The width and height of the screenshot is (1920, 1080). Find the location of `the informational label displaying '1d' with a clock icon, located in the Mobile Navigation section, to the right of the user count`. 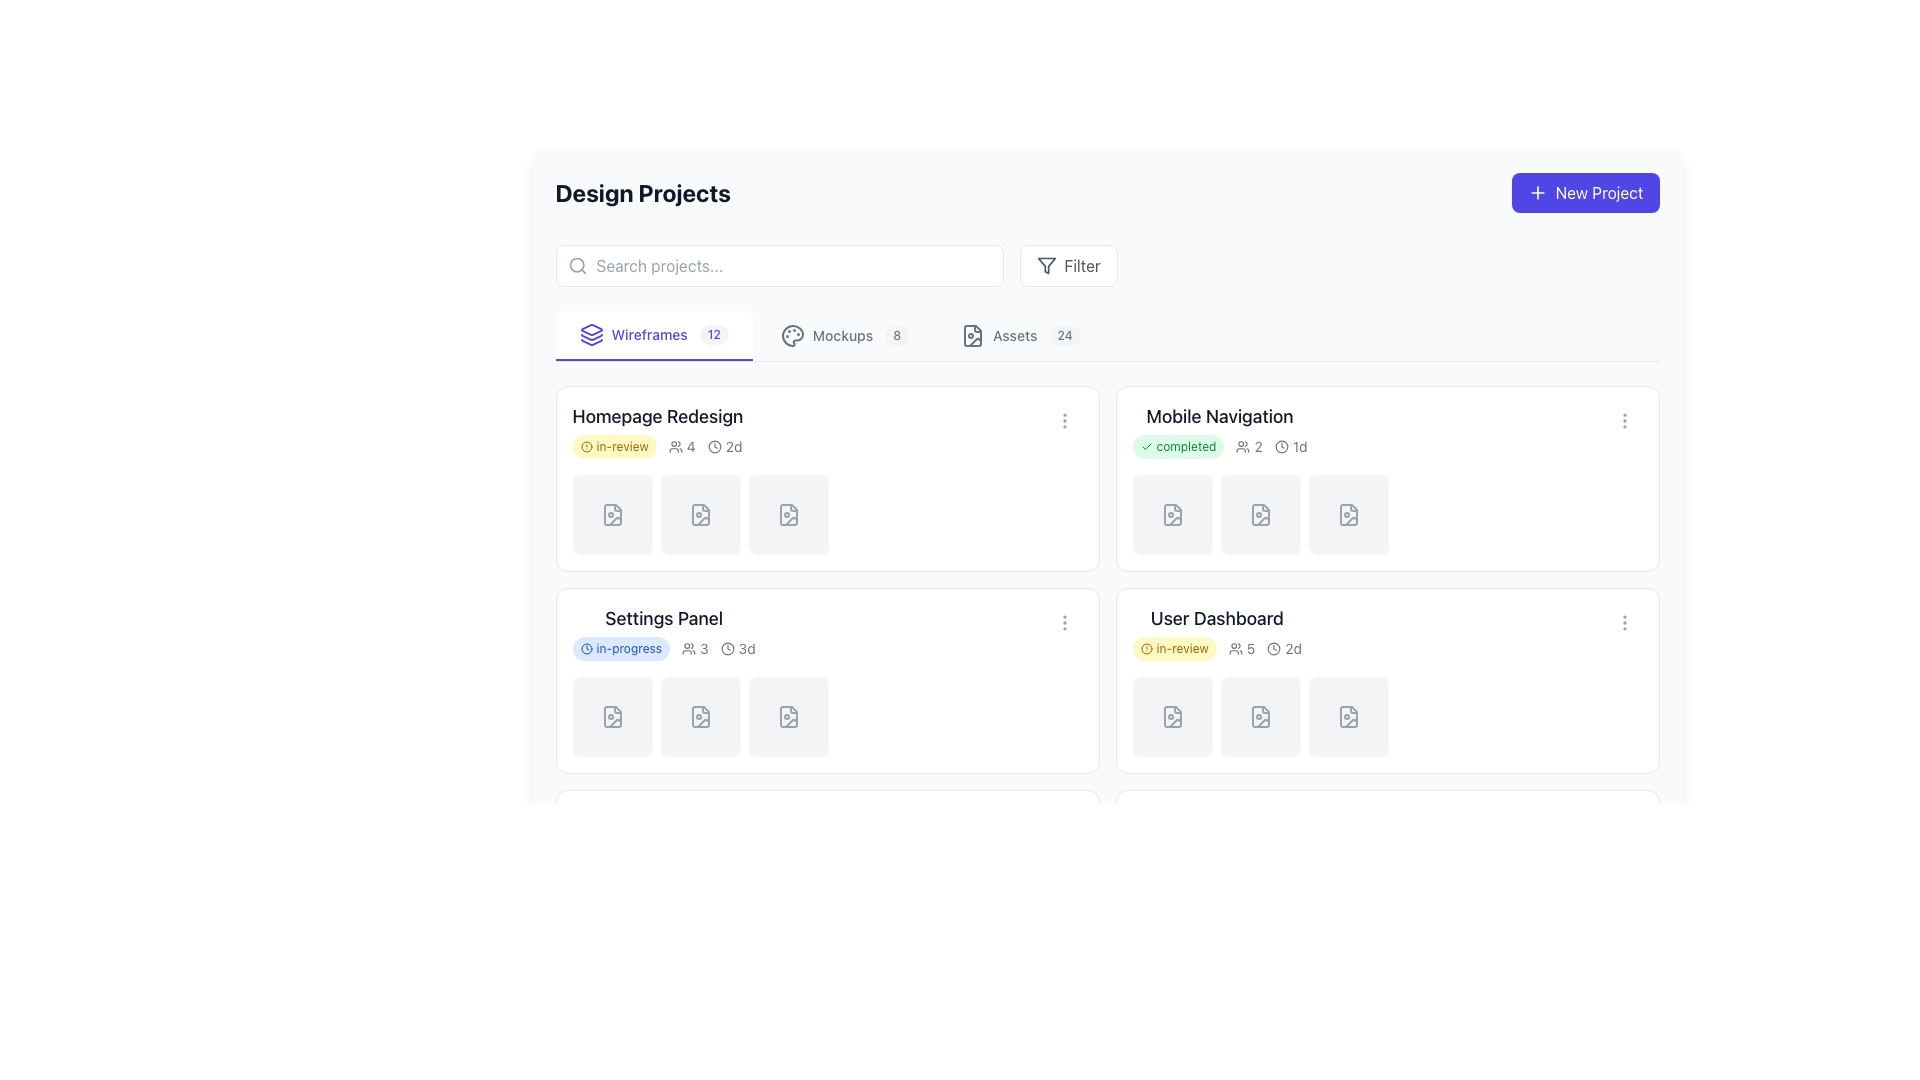

the informational label displaying '1d' with a clock icon, located in the Mobile Navigation section, to the right of the user count is located at coordinates (1291, 446).